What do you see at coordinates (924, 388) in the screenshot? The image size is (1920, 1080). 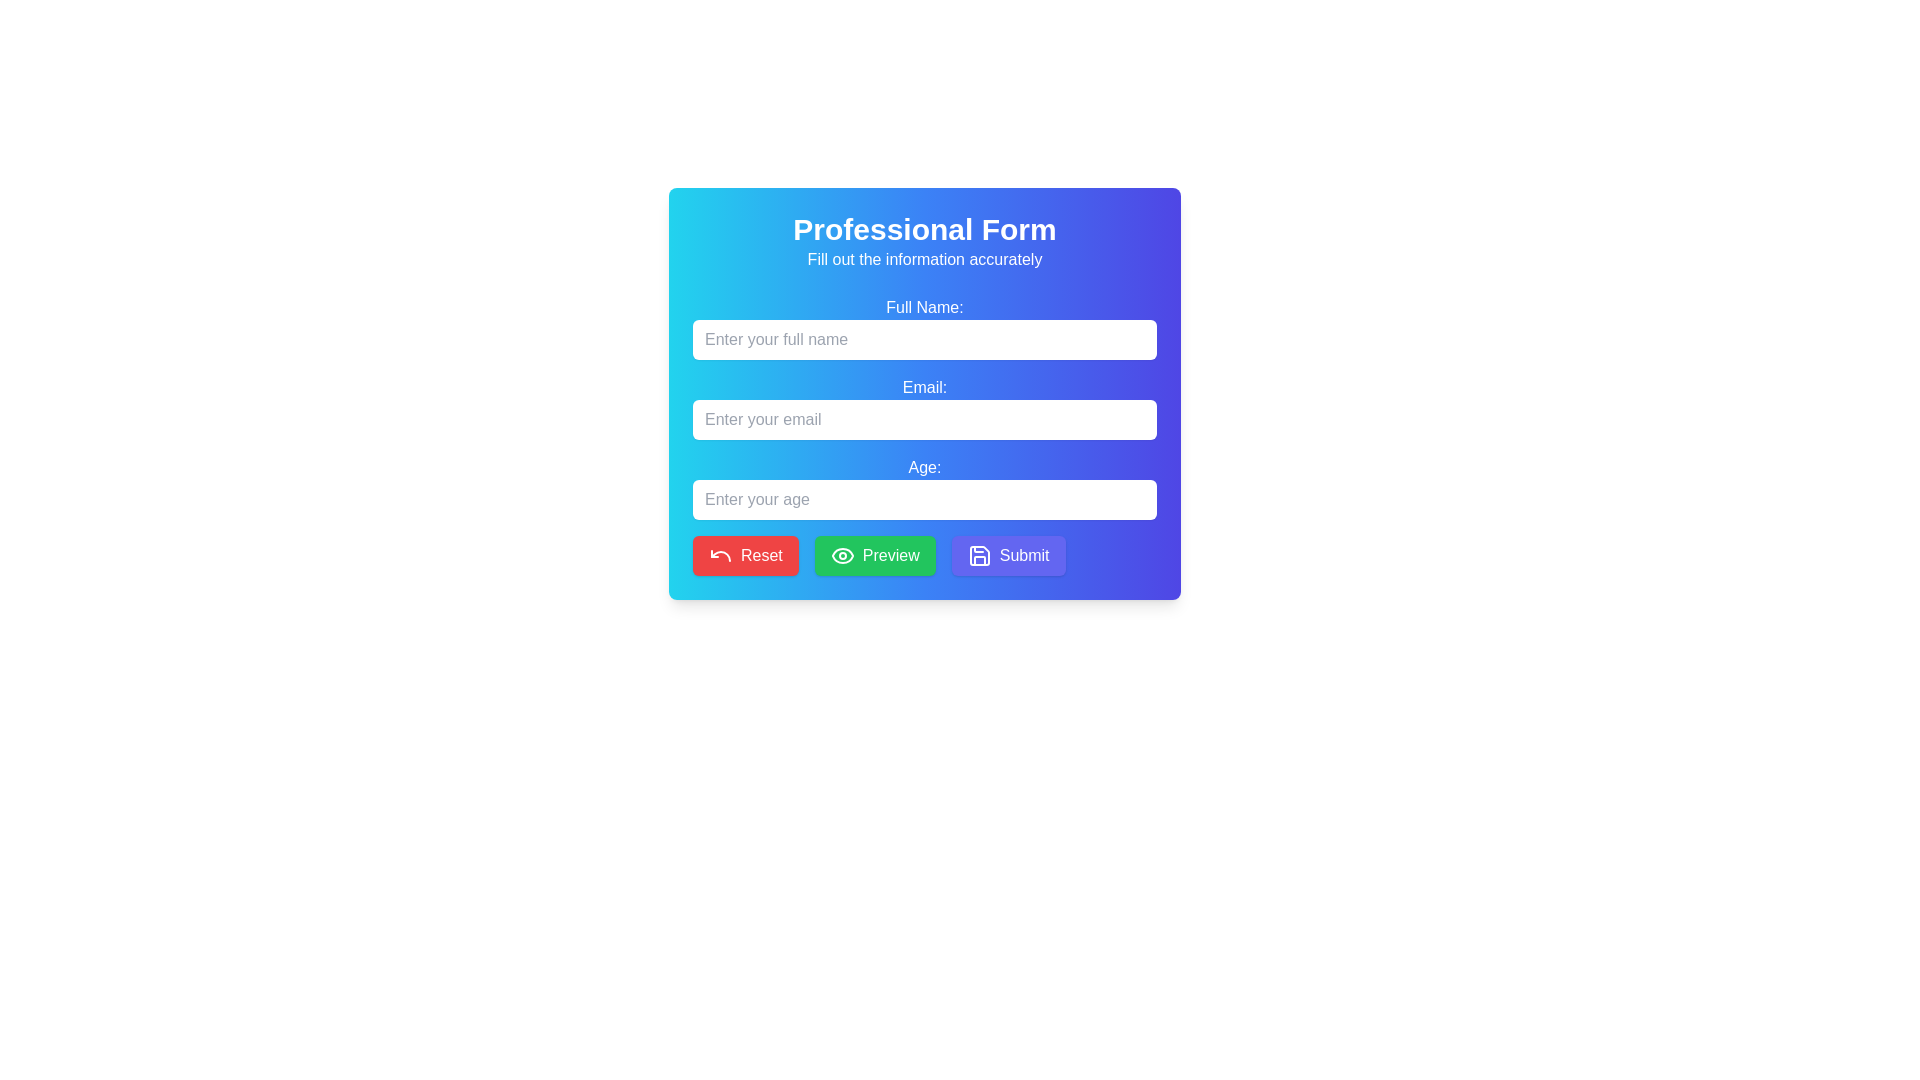 I see `the text label displaying 'Email:' which is centrally positioned in the form area above the email input field and below the 'Full Name:' label` at bounding box center [924, 388].